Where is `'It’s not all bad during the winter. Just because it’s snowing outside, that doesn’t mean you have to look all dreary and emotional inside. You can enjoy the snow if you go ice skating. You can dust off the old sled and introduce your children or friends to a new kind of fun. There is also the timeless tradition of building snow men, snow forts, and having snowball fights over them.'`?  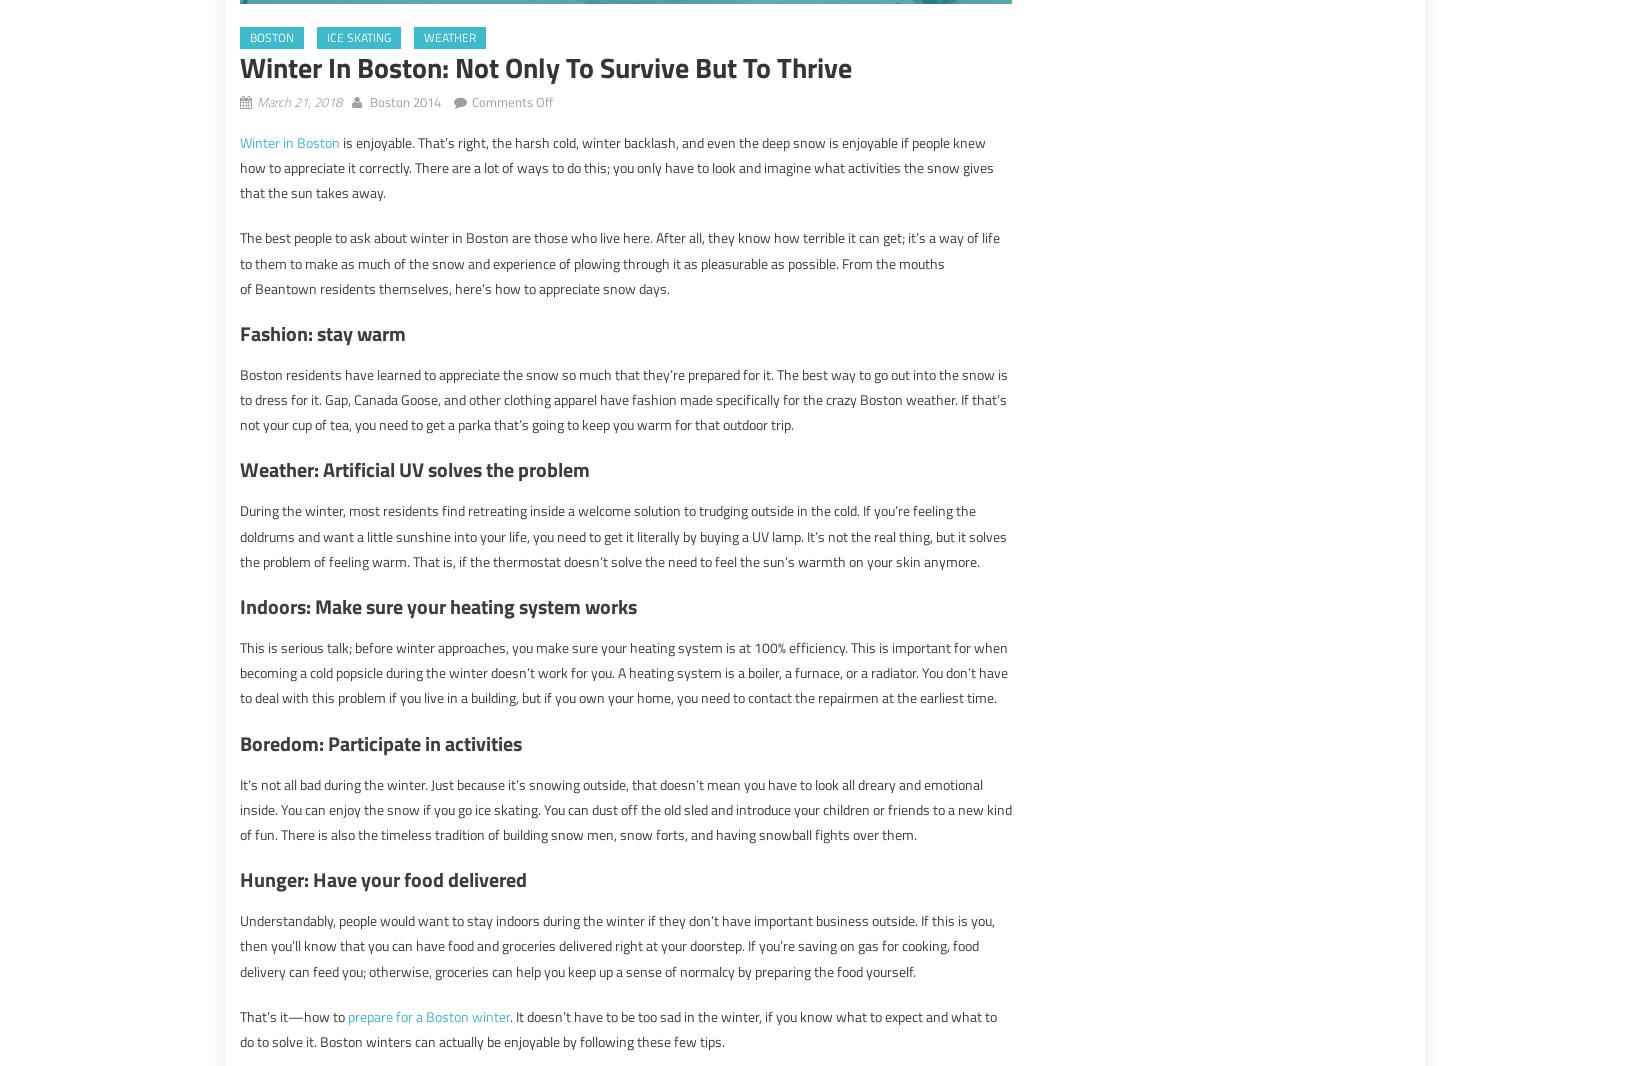
'It’s not all bad during the winter. Just because it’s snowing outside, that doesn’t mean you have to look all dreary and emotional inside. You can enjoy the snow if you go ice skating. You can dust off the old sled and introduce your children or friends to a new kind of fun. There is also the timeless tradition of building snow men, snow forts, and having snowball fights over them.' is located at coordinates (625, 808).